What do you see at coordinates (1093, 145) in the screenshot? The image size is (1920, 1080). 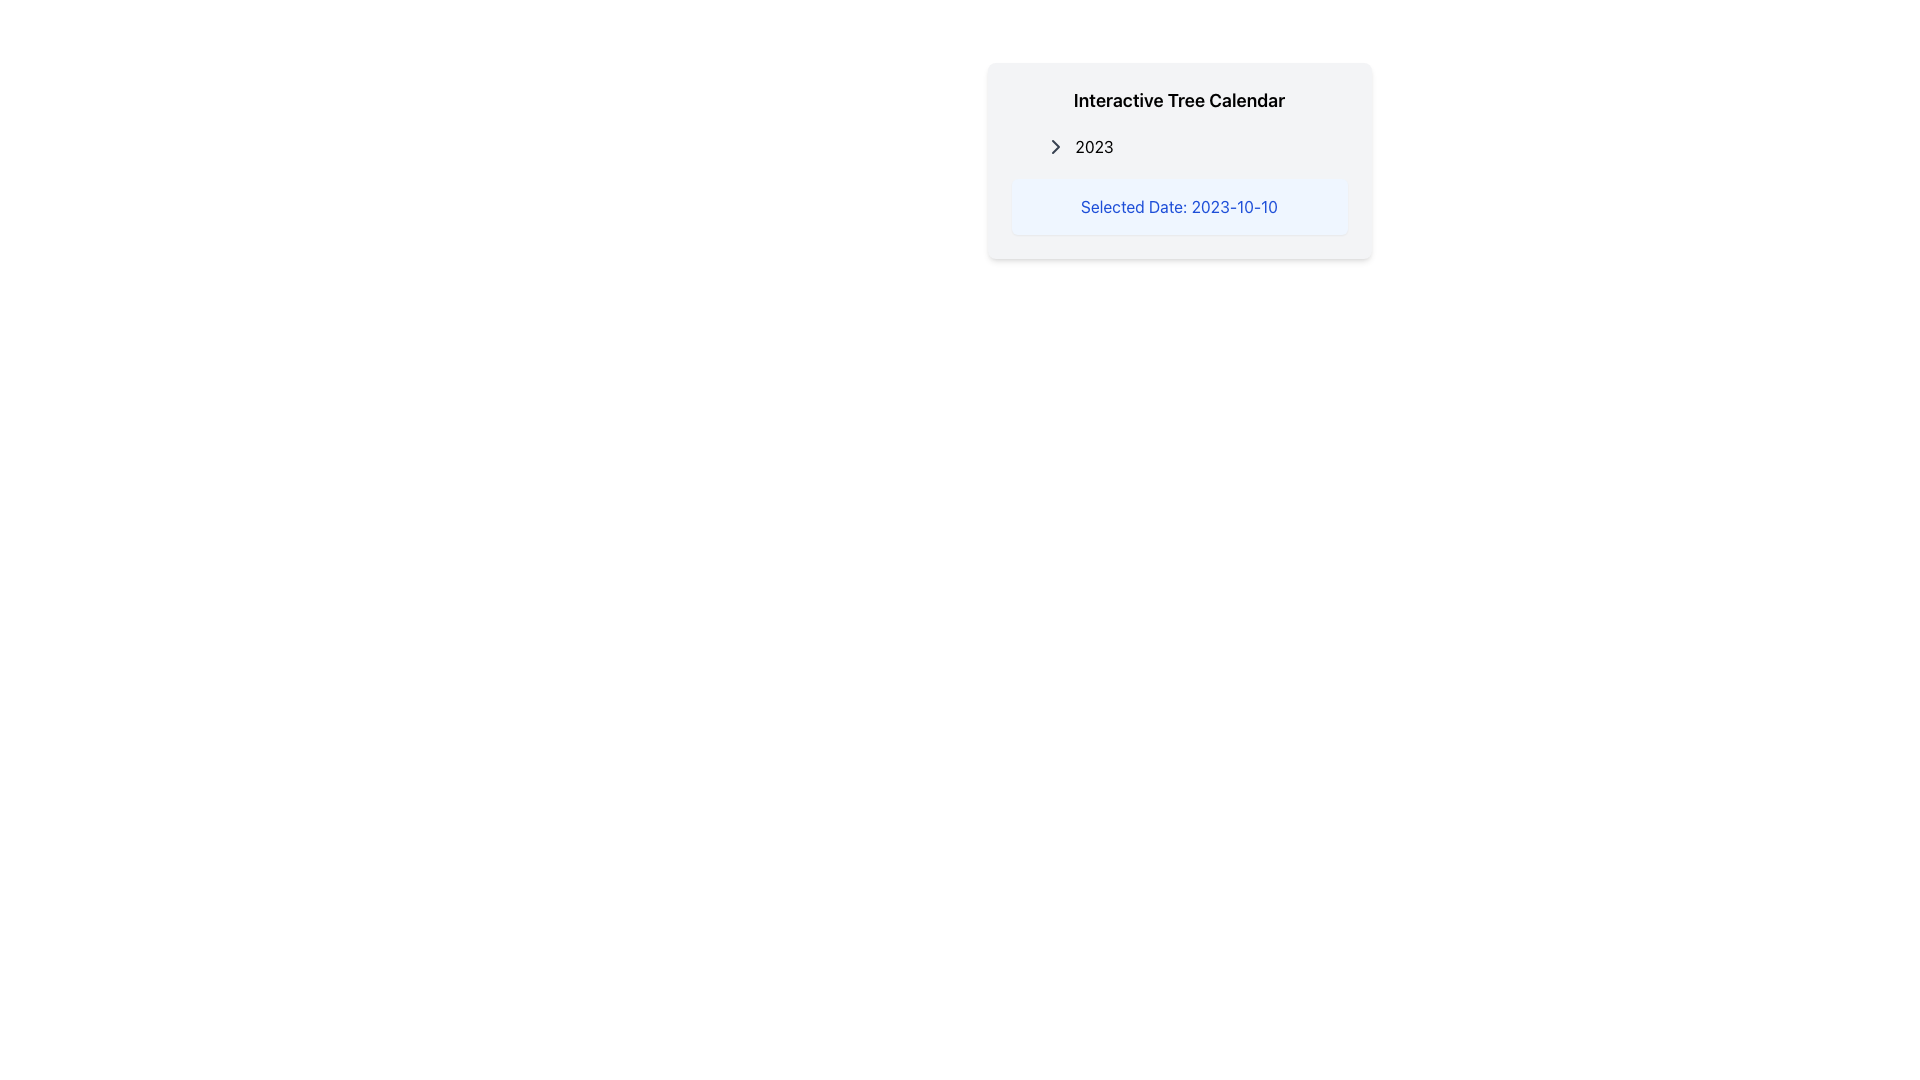 I see `the selectable year label for 2023 located in the upper section of the 'Interactive Tree Calendar' interface` at bounding box center [1093, 145].